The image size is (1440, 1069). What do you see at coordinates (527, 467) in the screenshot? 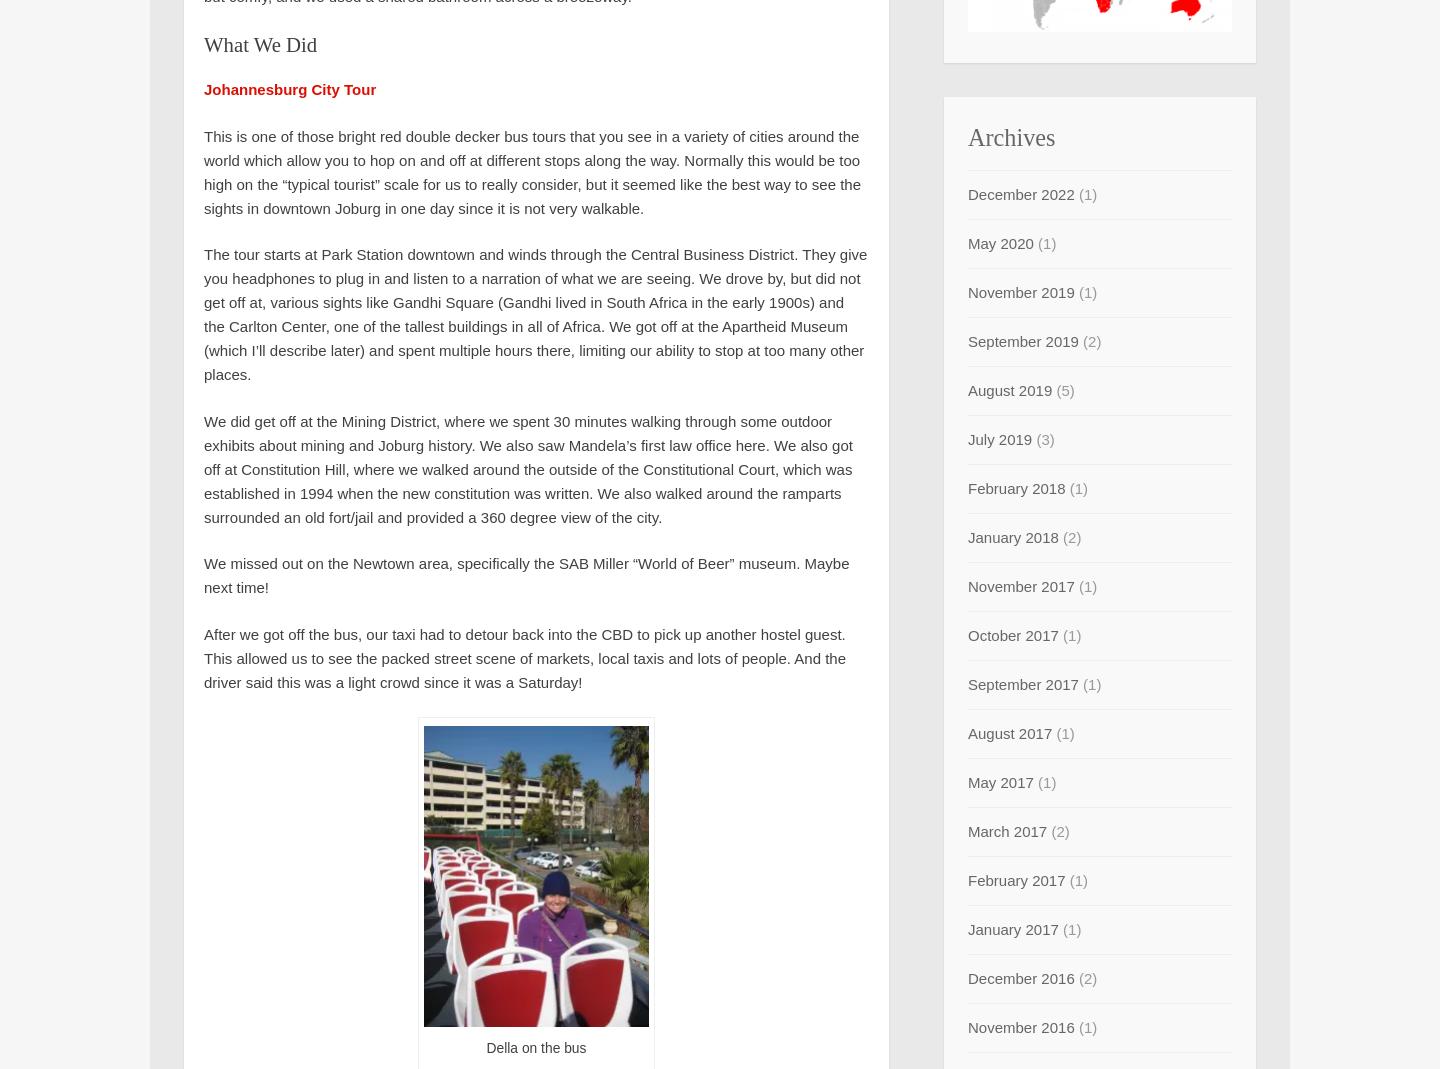
I see `'We did get off at the Mining District, where we spent 30 minutes walking through some outdoor exhibits about mining and Joburg history. We also saw Mandela’s first law office here. We also got off at Constitution Hill, where we walked around the outside of the Constitutional Court, which was established in 1994 when the new constitution was written. We also walked around the ramparts surrounded an old fort/jail and provided a 360 degree view of the city.'` at bounding box center [527, 467].